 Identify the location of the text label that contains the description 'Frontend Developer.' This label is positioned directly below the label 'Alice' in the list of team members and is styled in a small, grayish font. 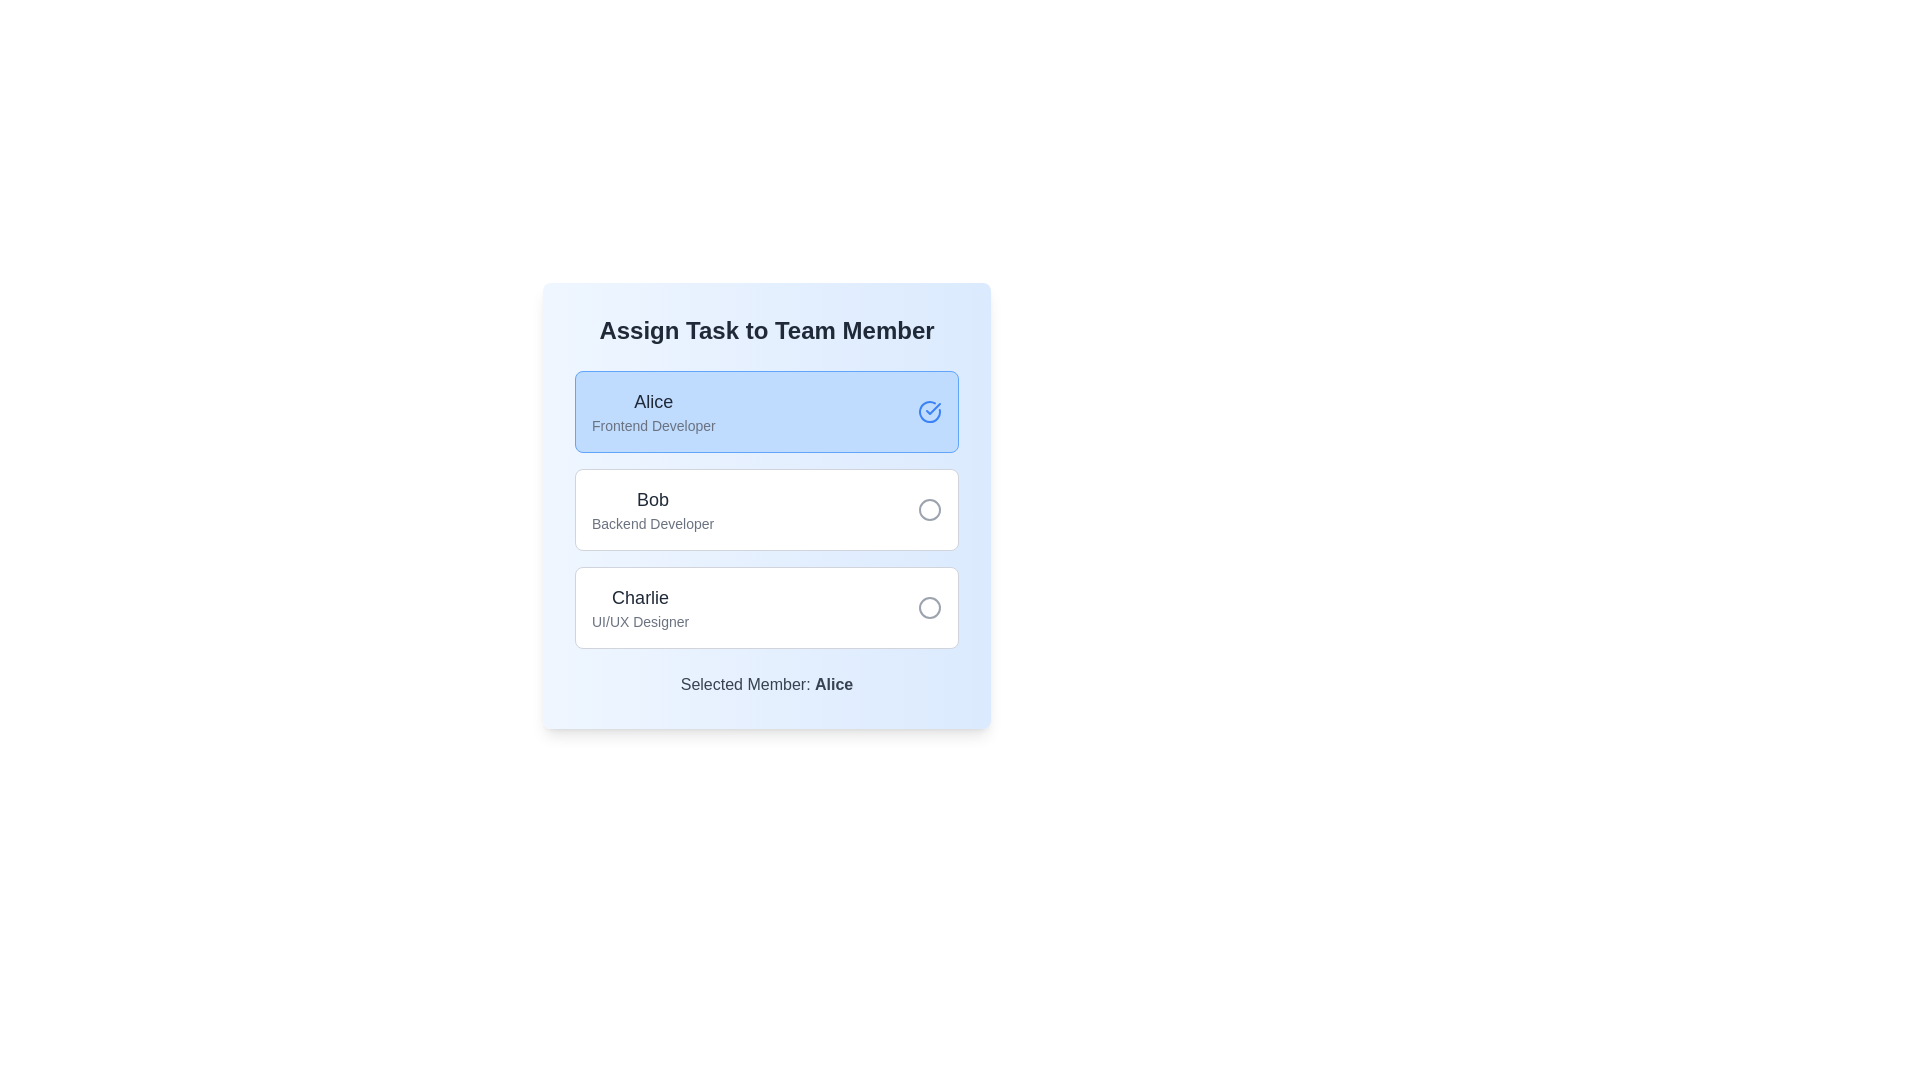
(653, 424).